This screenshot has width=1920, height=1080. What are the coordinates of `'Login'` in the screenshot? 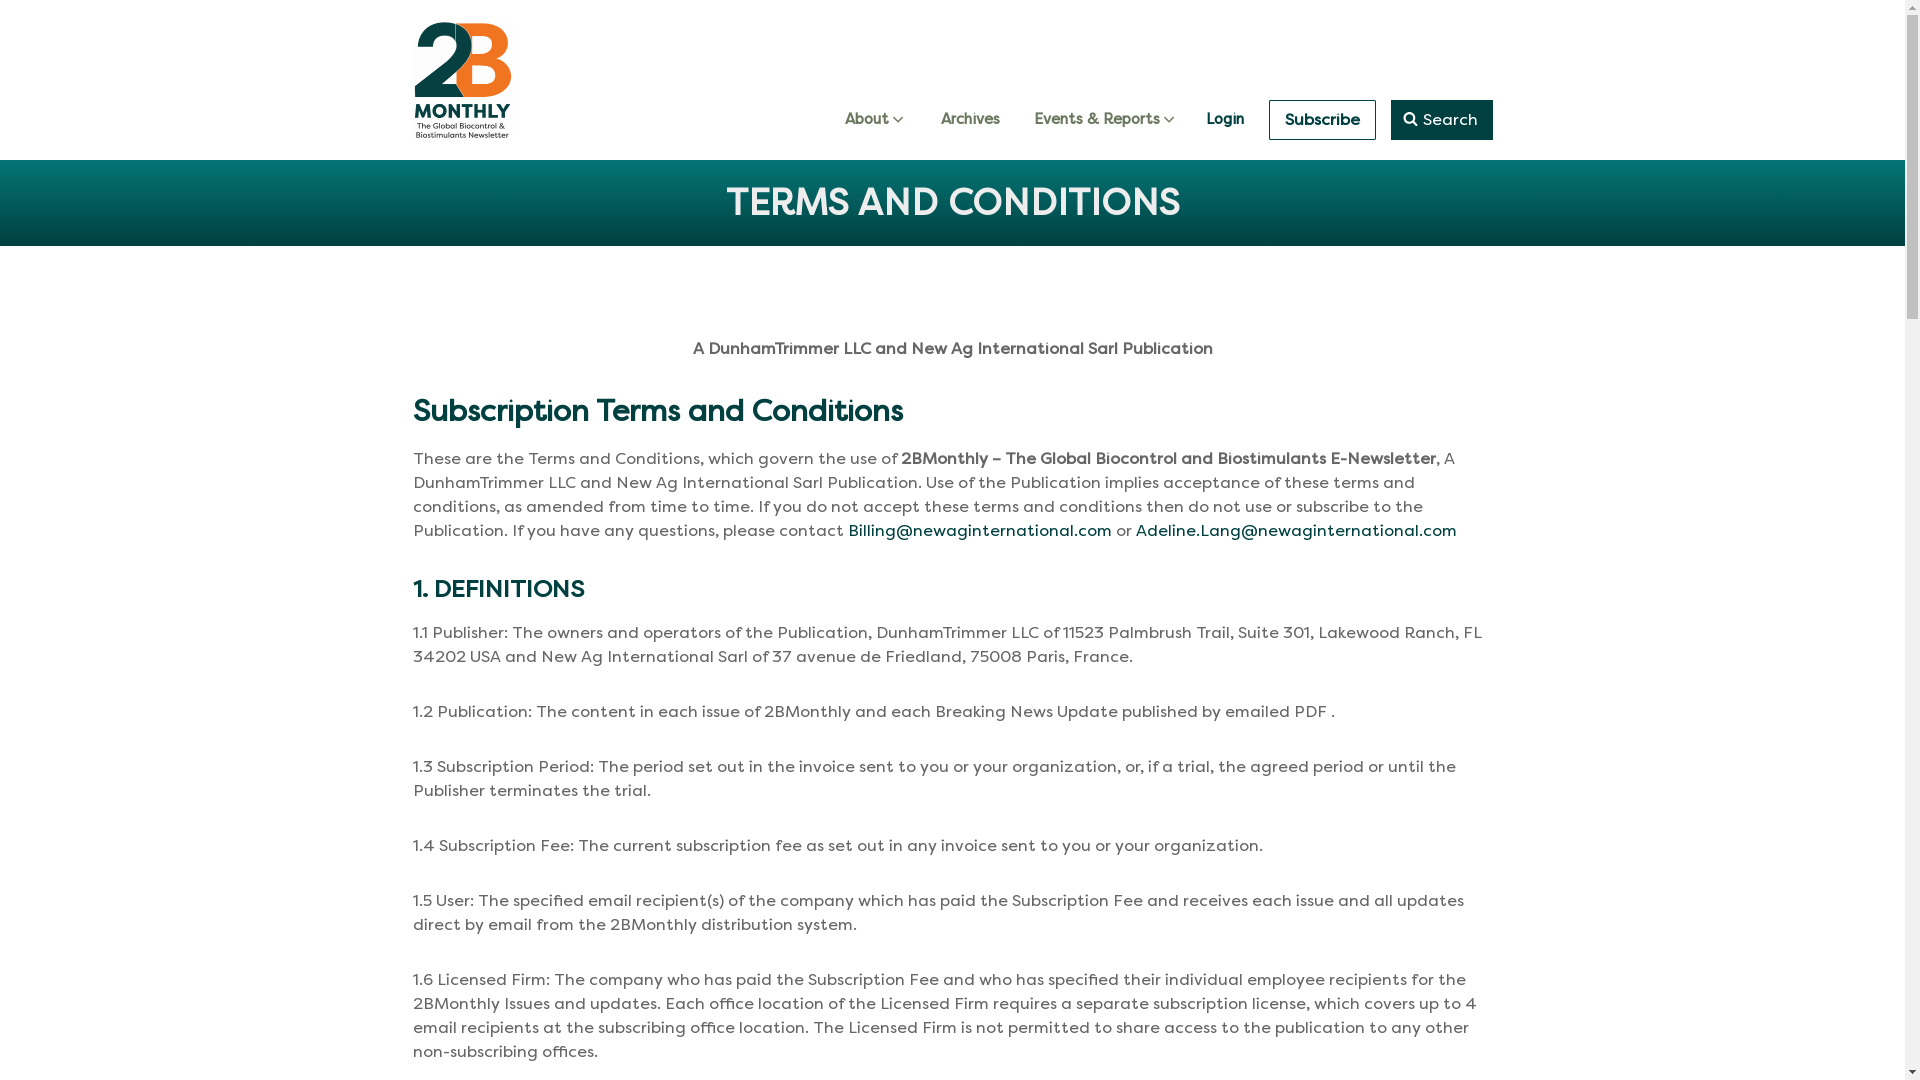 It's located at (1223, 119).